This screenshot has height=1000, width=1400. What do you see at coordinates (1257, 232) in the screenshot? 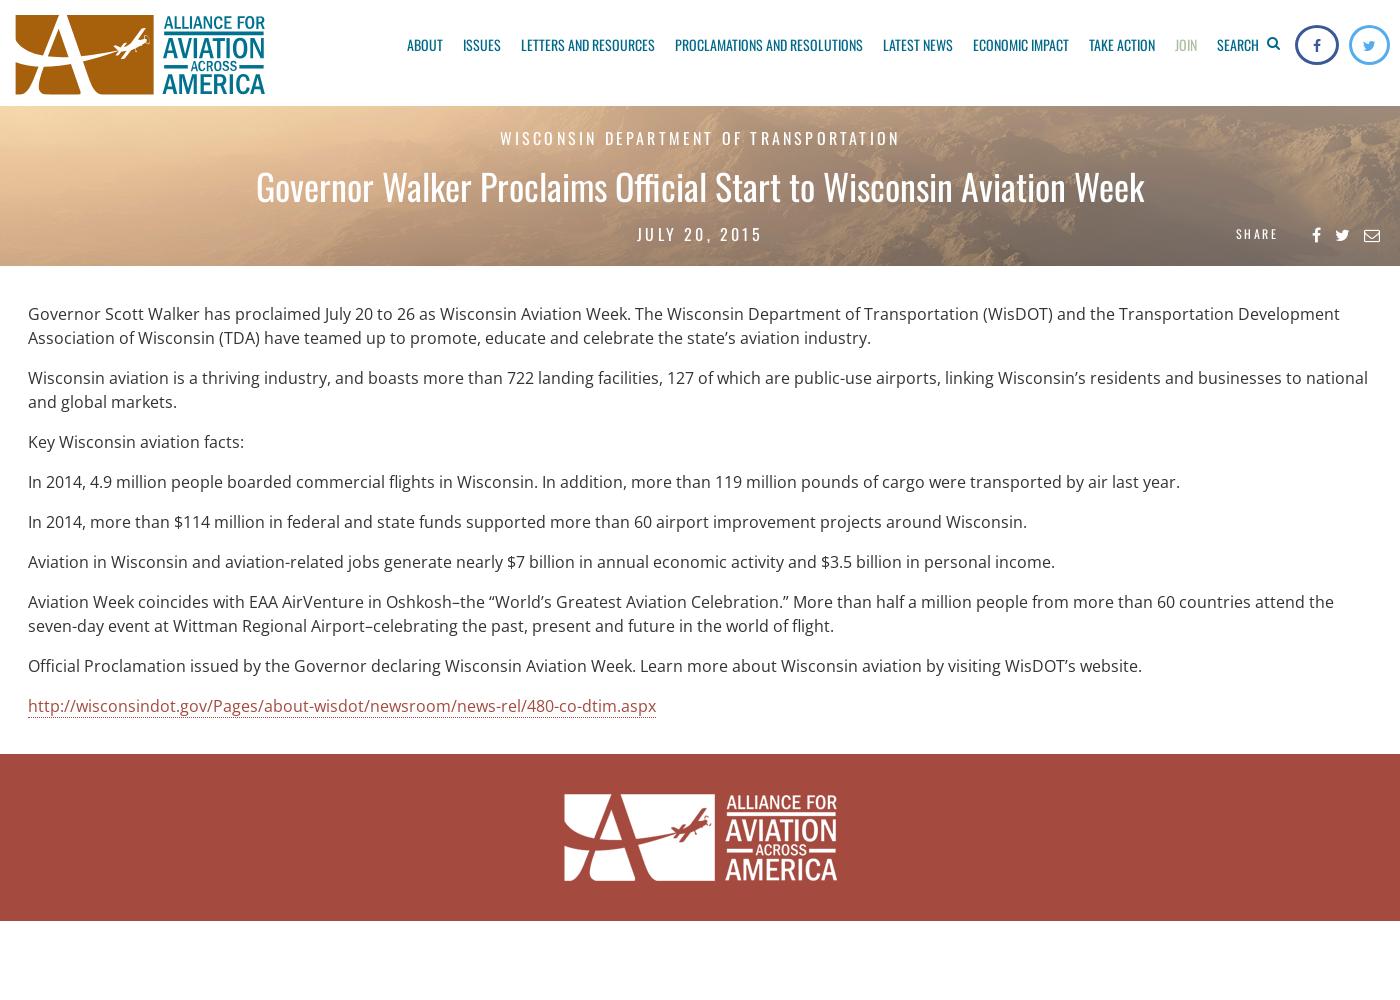
I see `'Share'` at bounding box center [1257, 232].